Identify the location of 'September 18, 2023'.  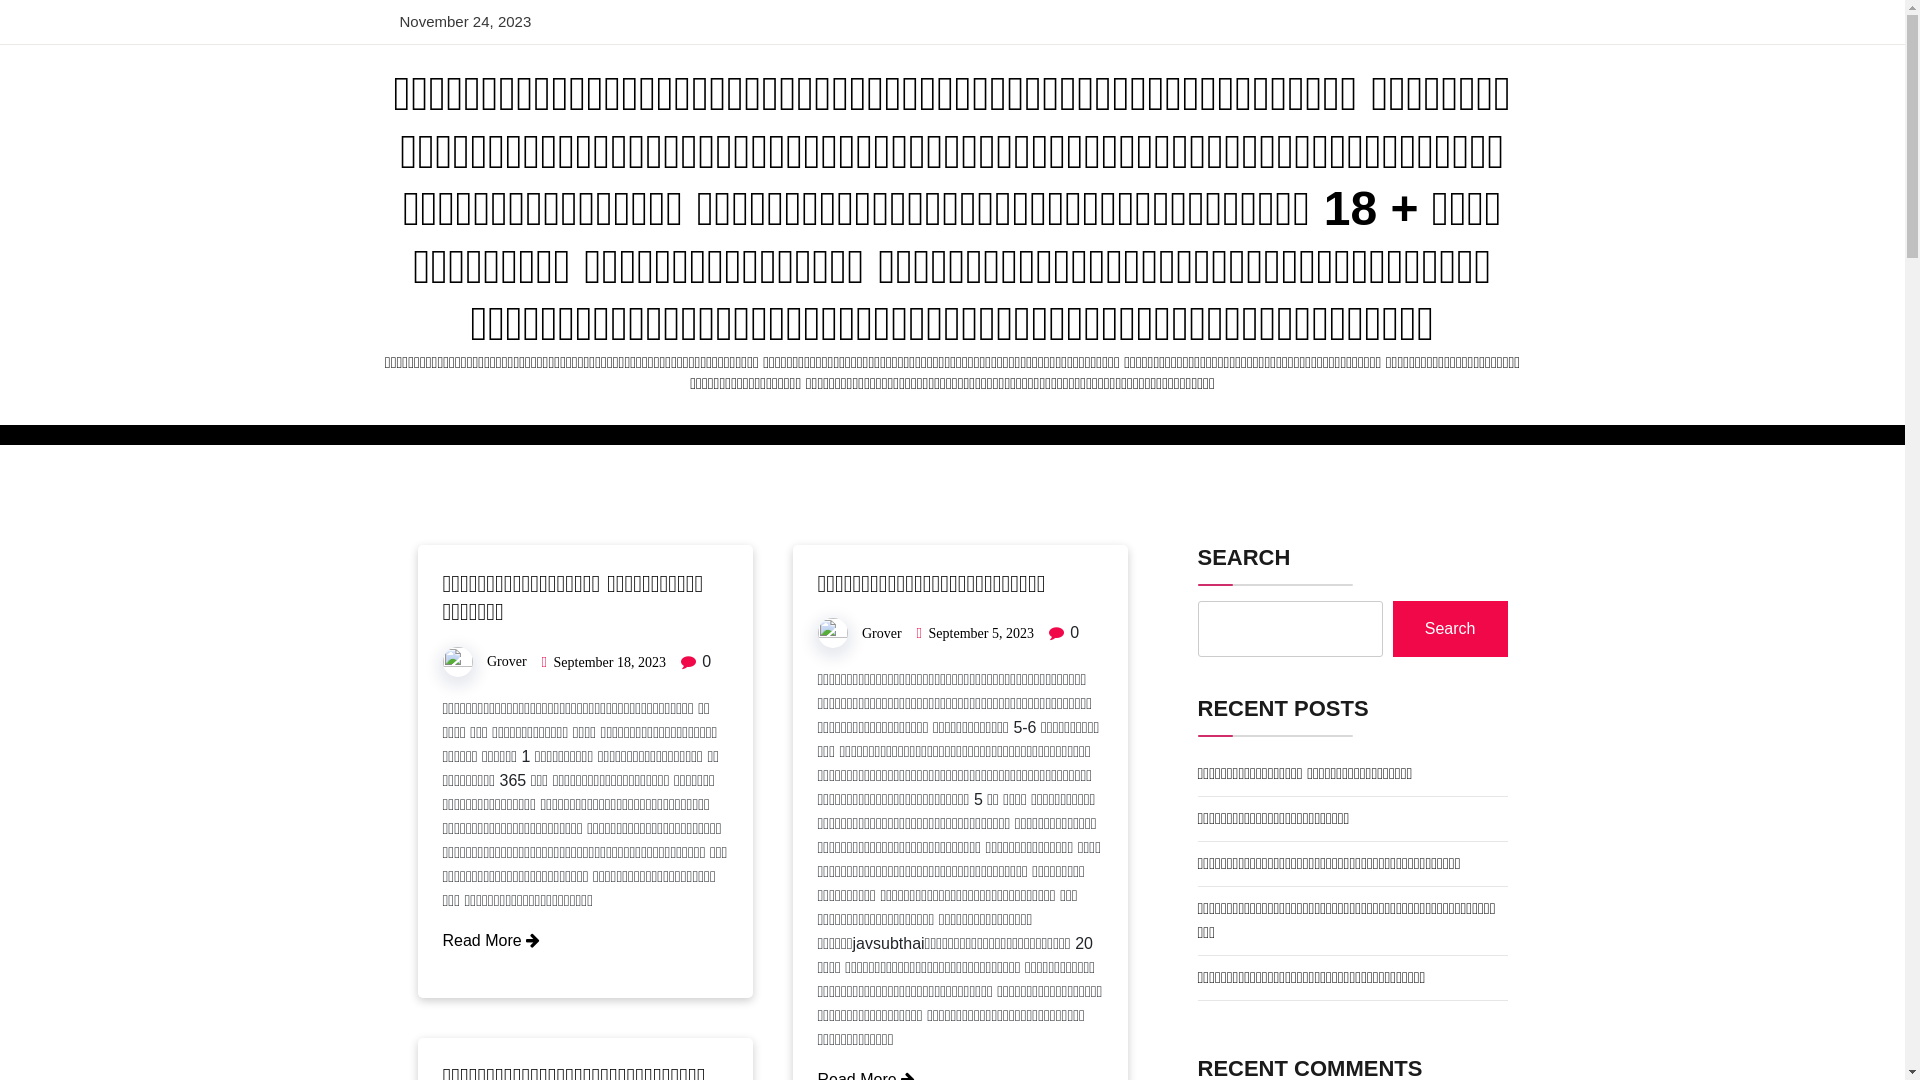
(608, 662).